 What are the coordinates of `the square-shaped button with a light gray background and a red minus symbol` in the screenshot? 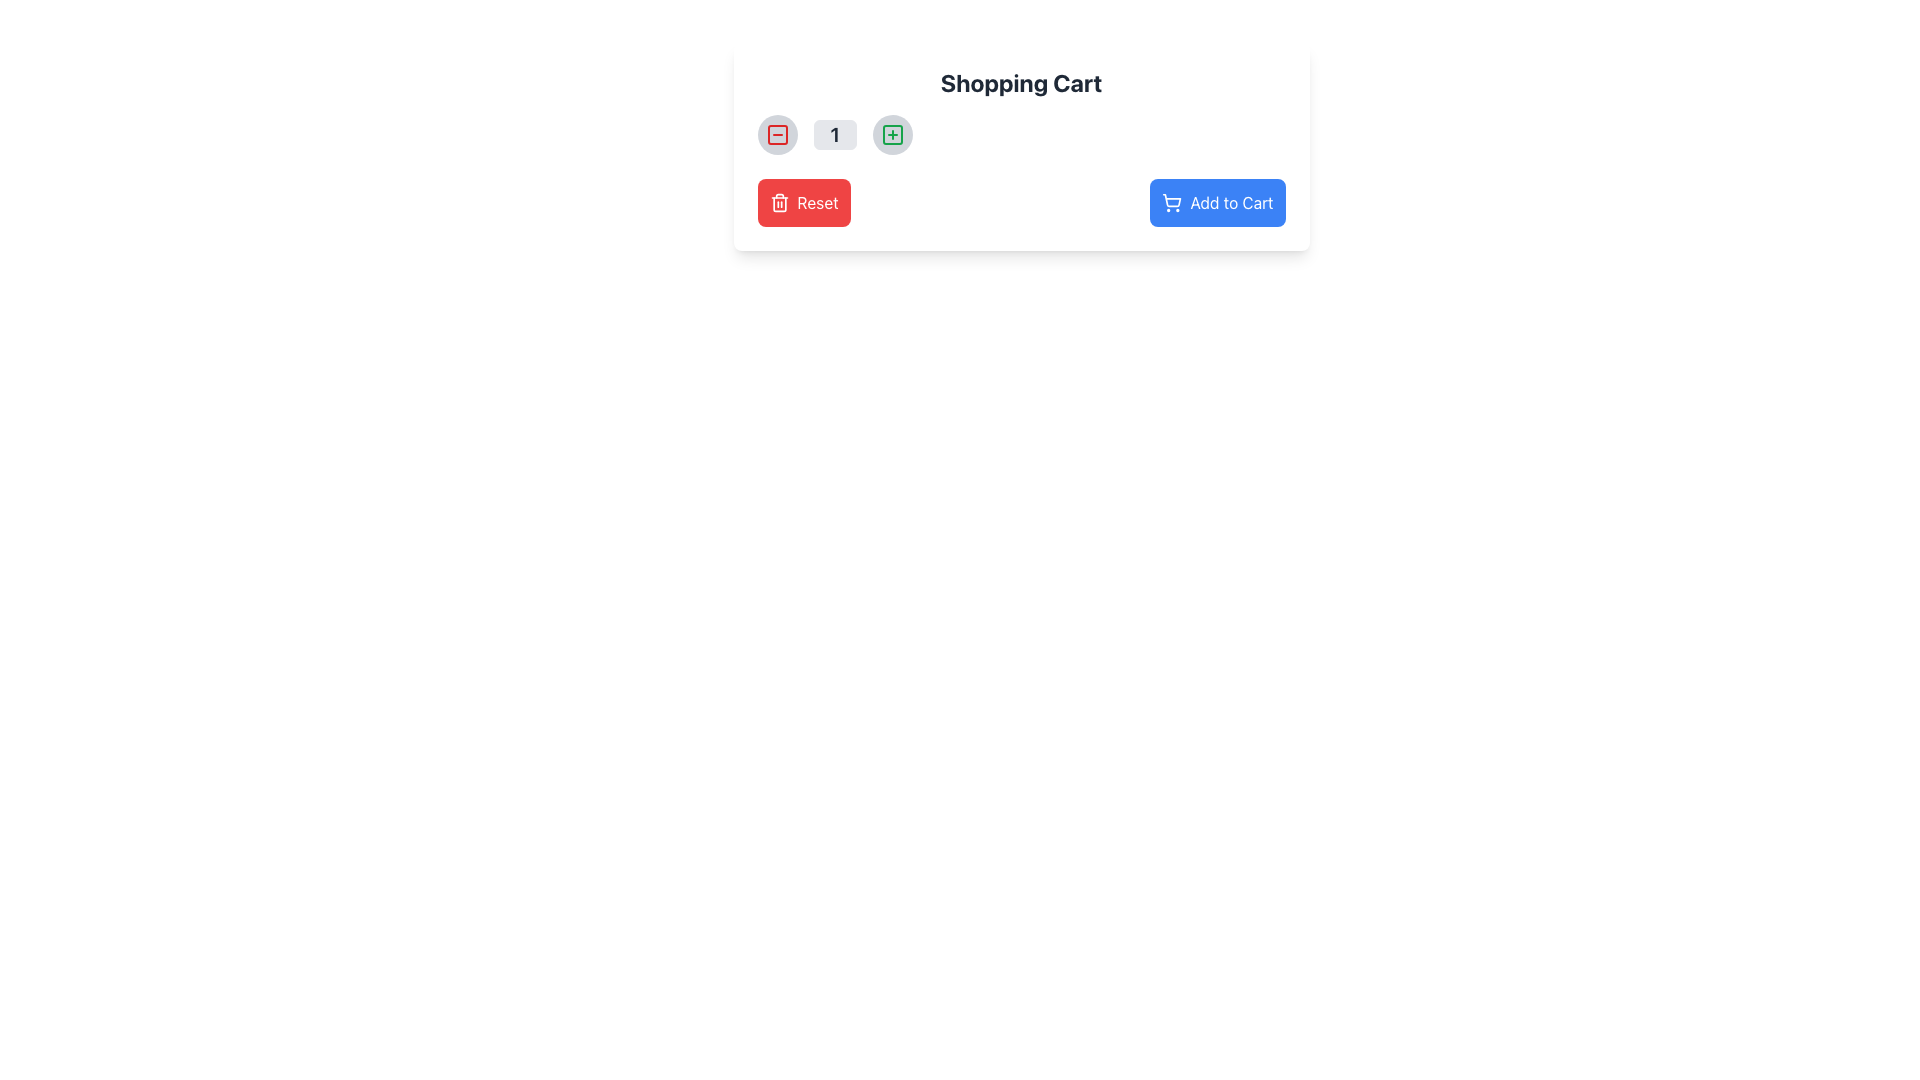 It's located at (776, 135).